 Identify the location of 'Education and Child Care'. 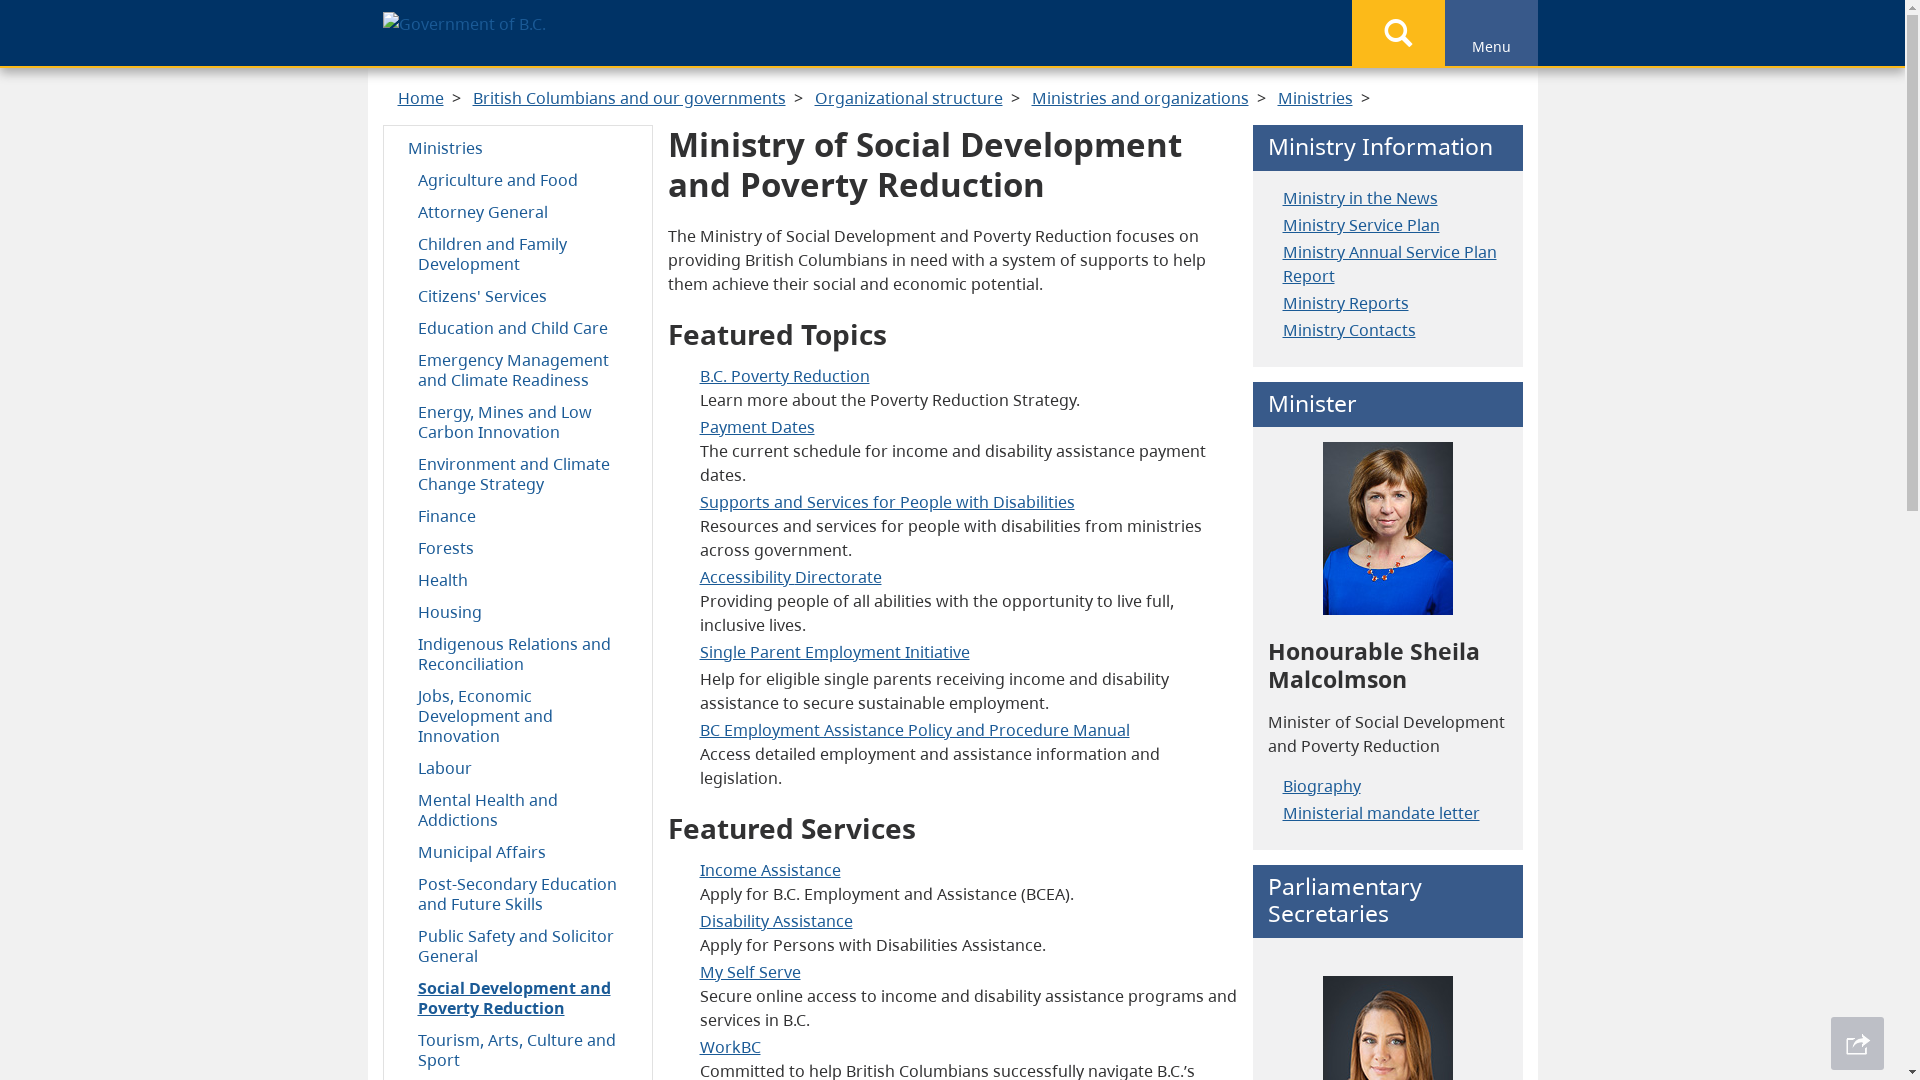
(518, 326).